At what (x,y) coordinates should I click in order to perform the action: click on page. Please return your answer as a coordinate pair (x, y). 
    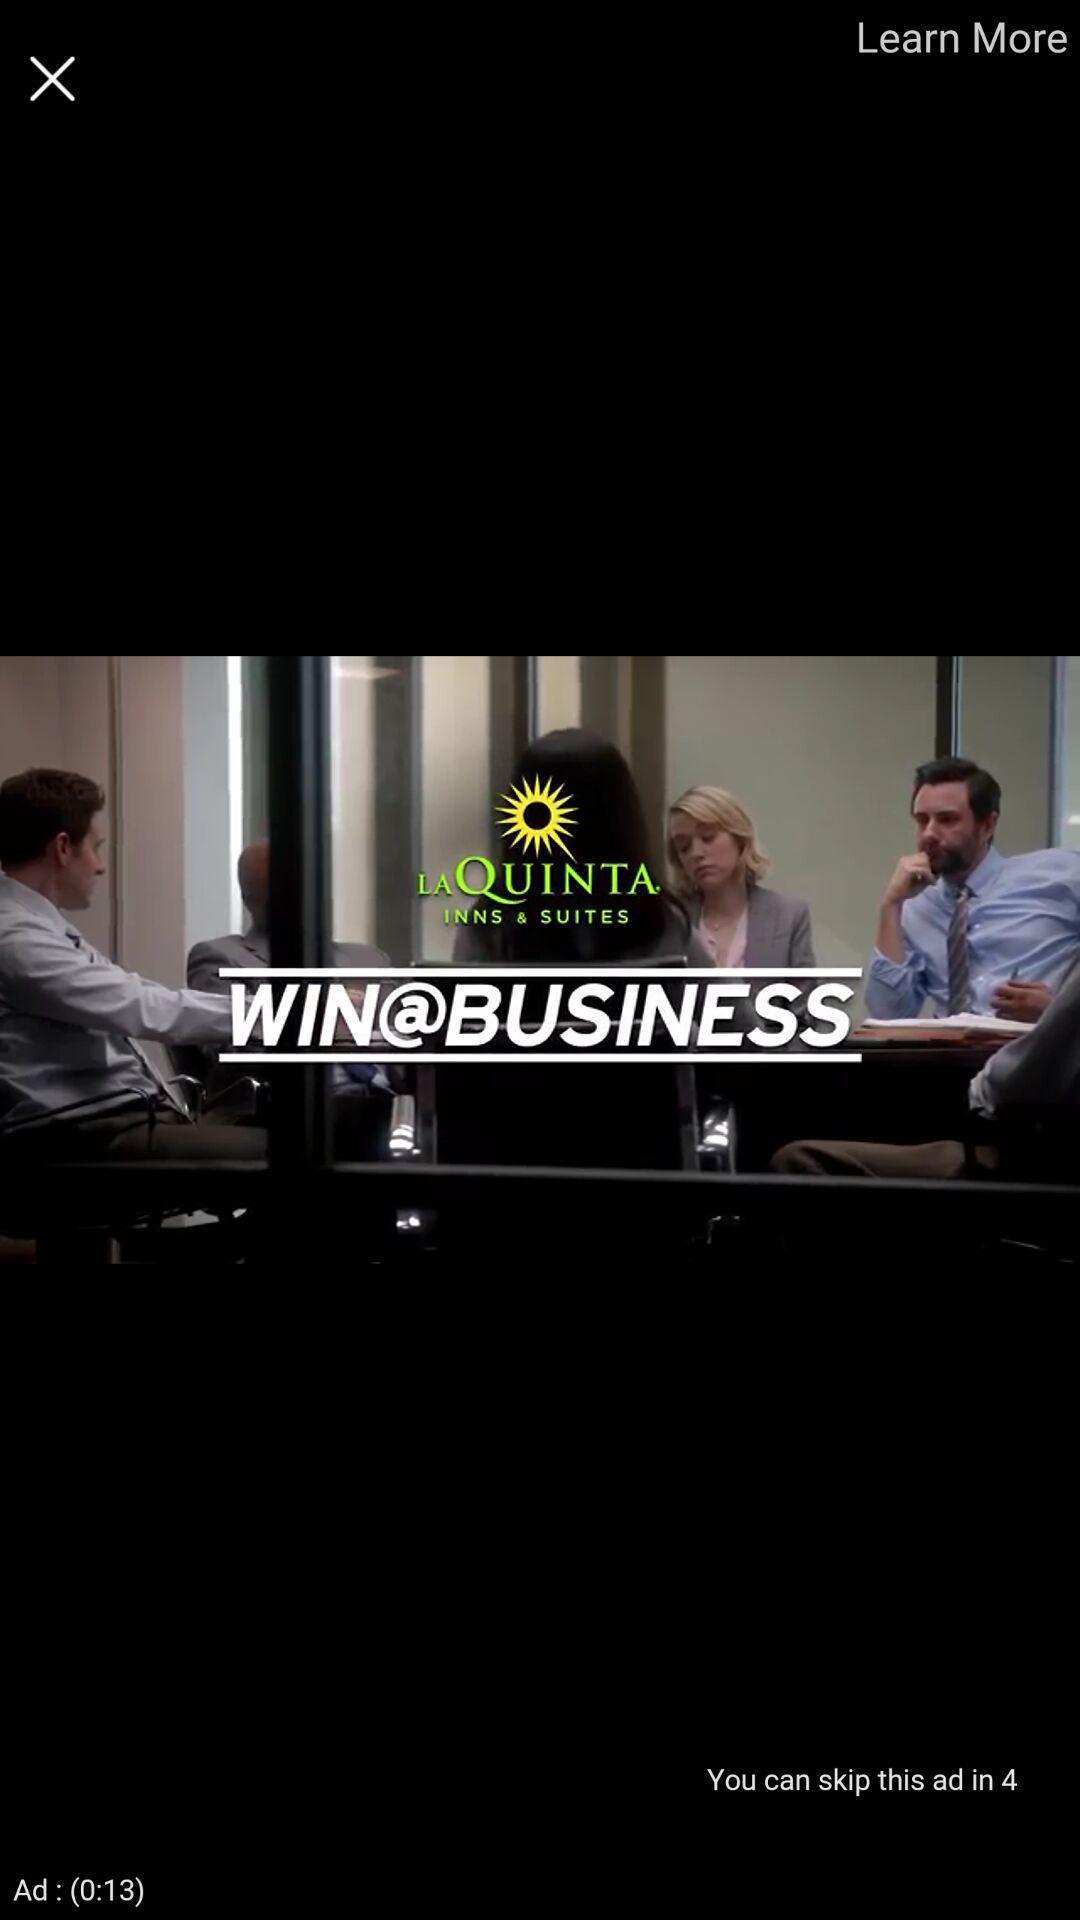
    Looking at the image, I should click on (51, 78).